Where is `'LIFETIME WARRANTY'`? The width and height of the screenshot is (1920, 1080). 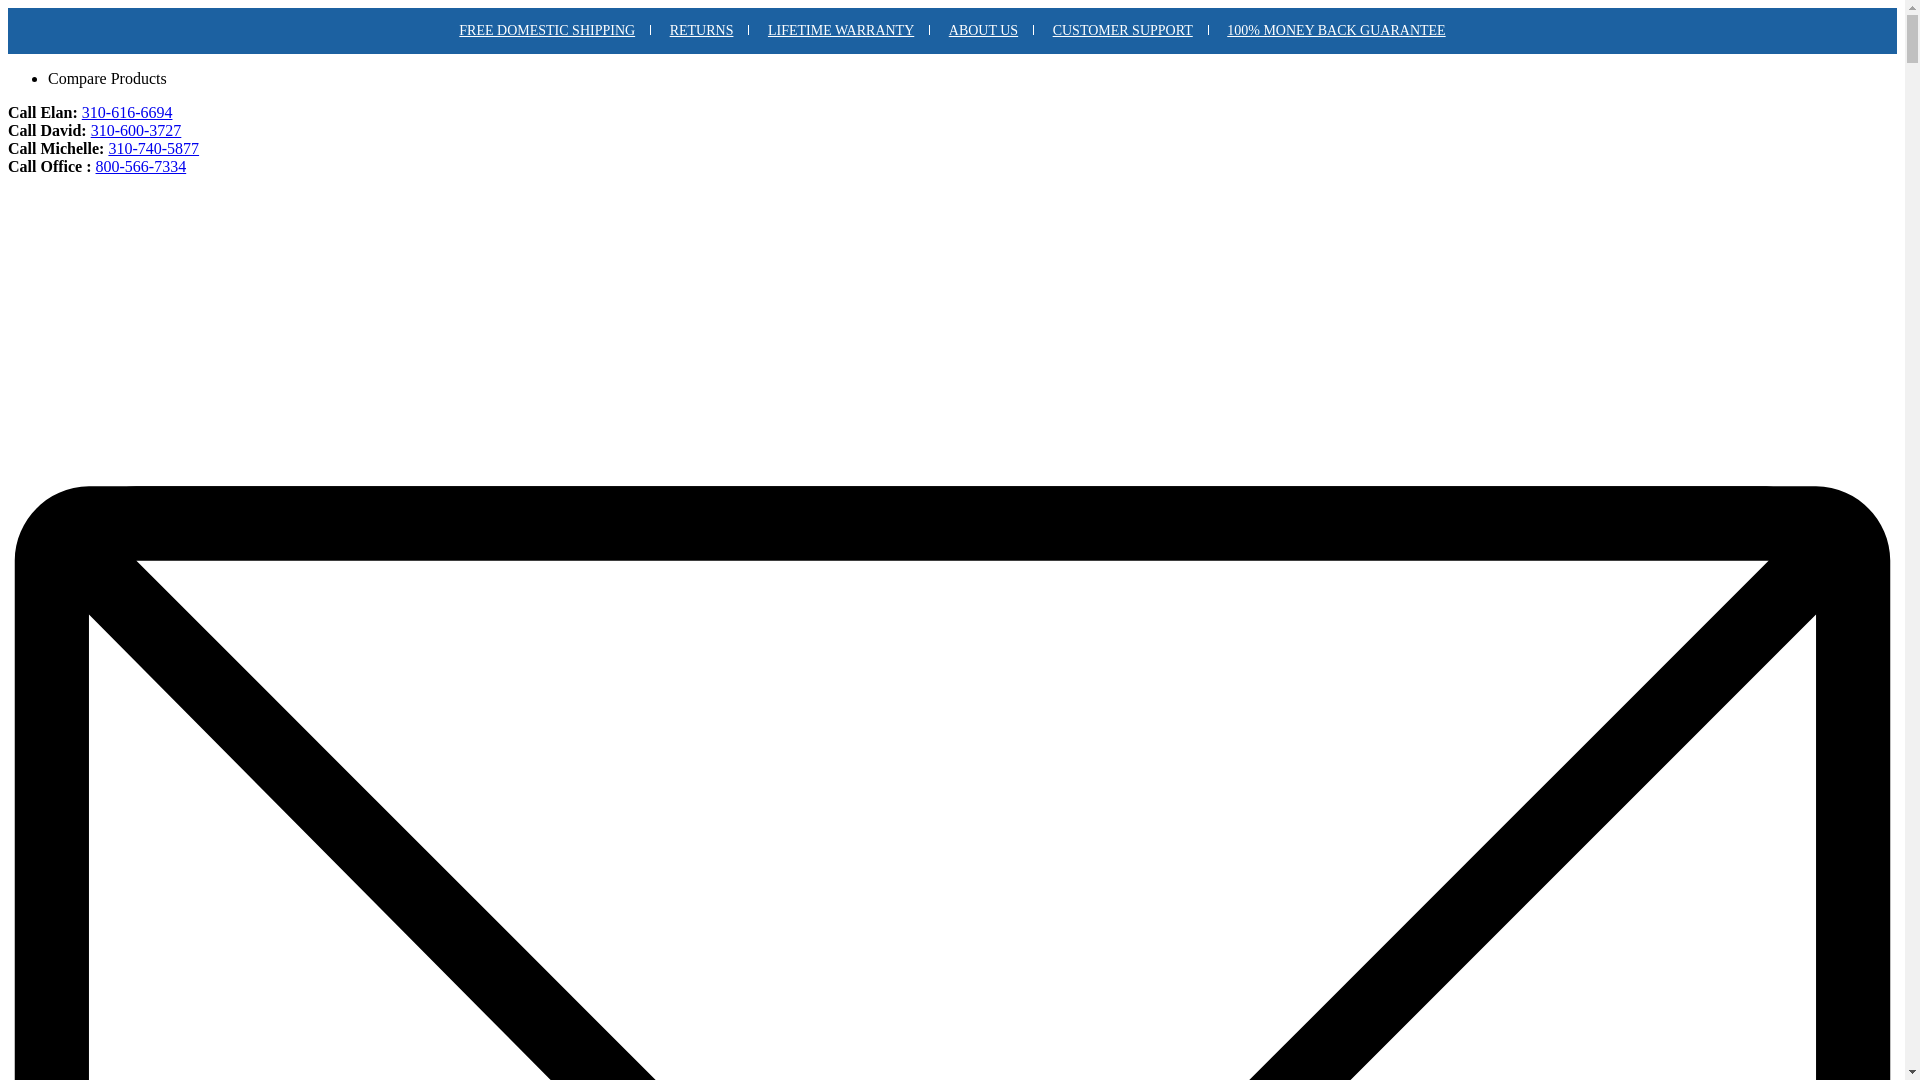 'LIFETIME WARRANTY' is located at coordinates (841, 30).